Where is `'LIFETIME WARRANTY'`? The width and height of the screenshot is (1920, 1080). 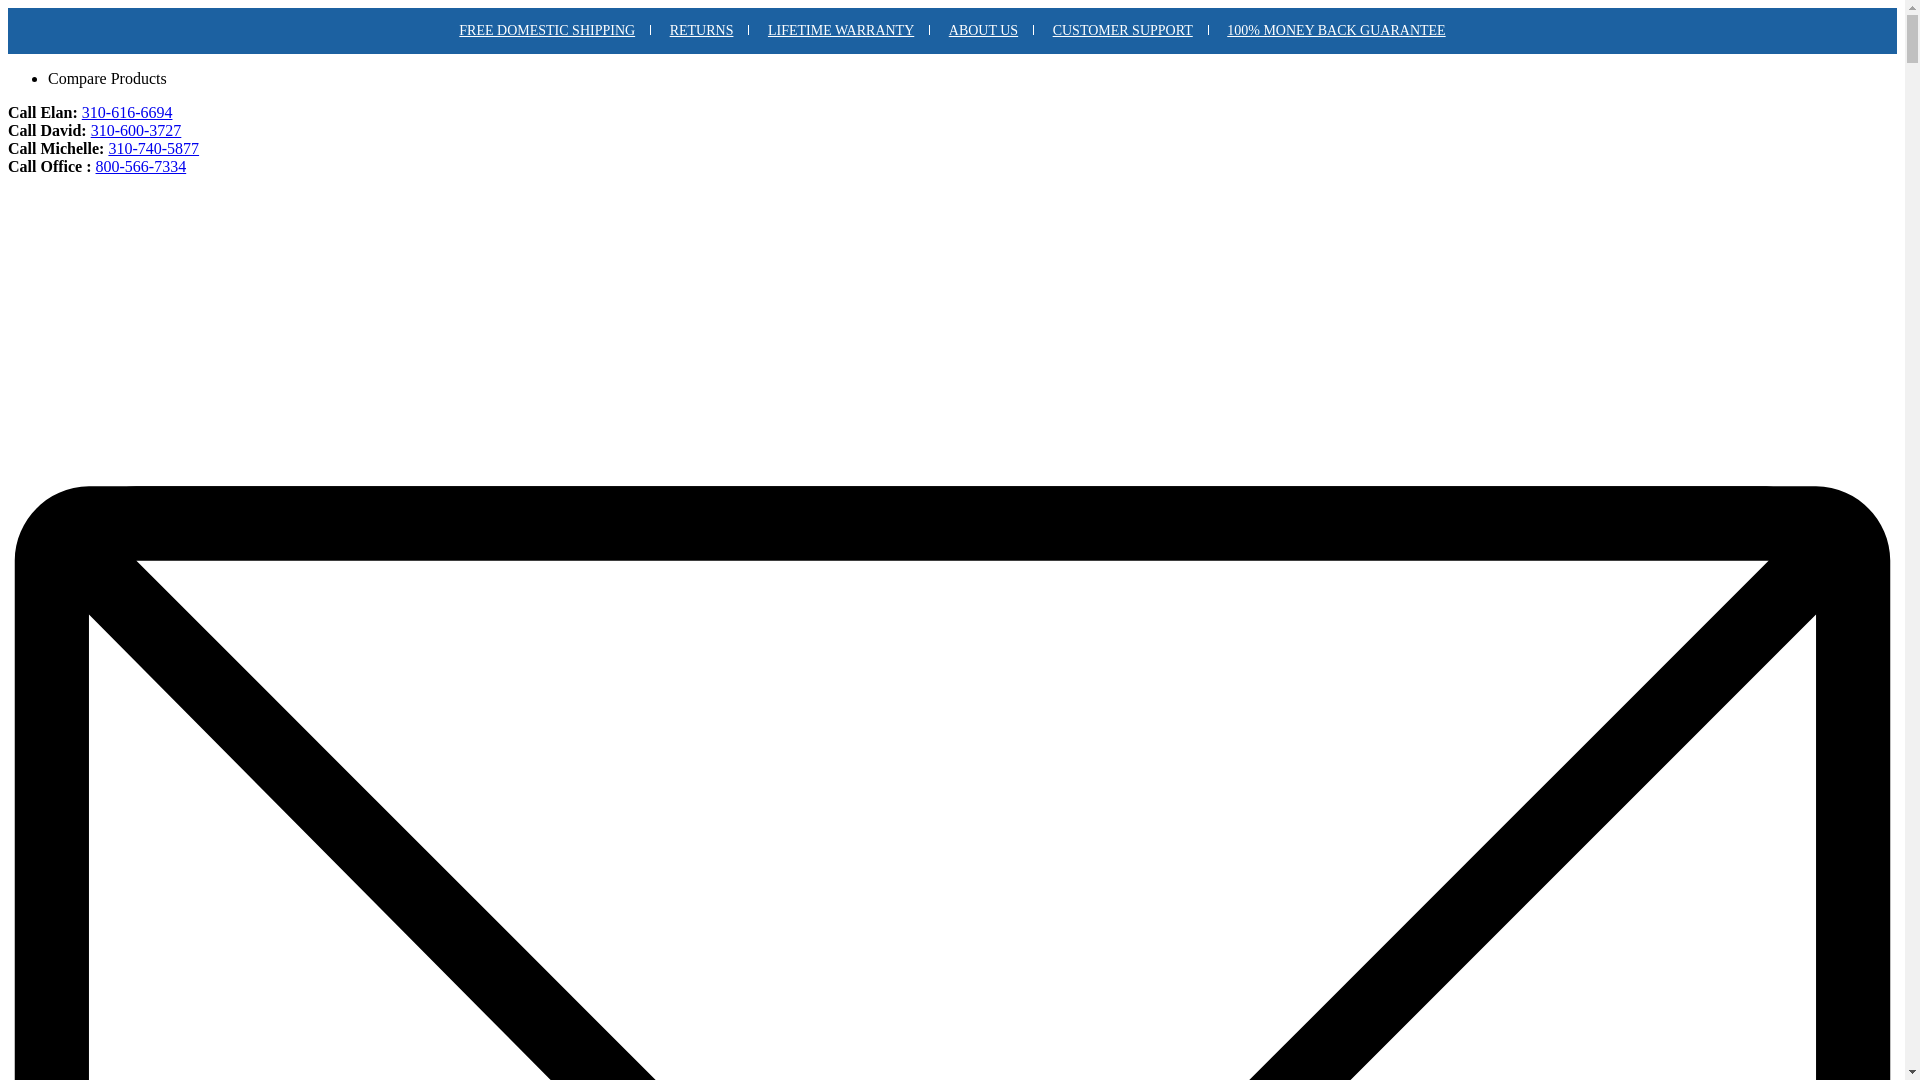 'LIFETIME WARRANTY' is located at coordinates (841, 30).